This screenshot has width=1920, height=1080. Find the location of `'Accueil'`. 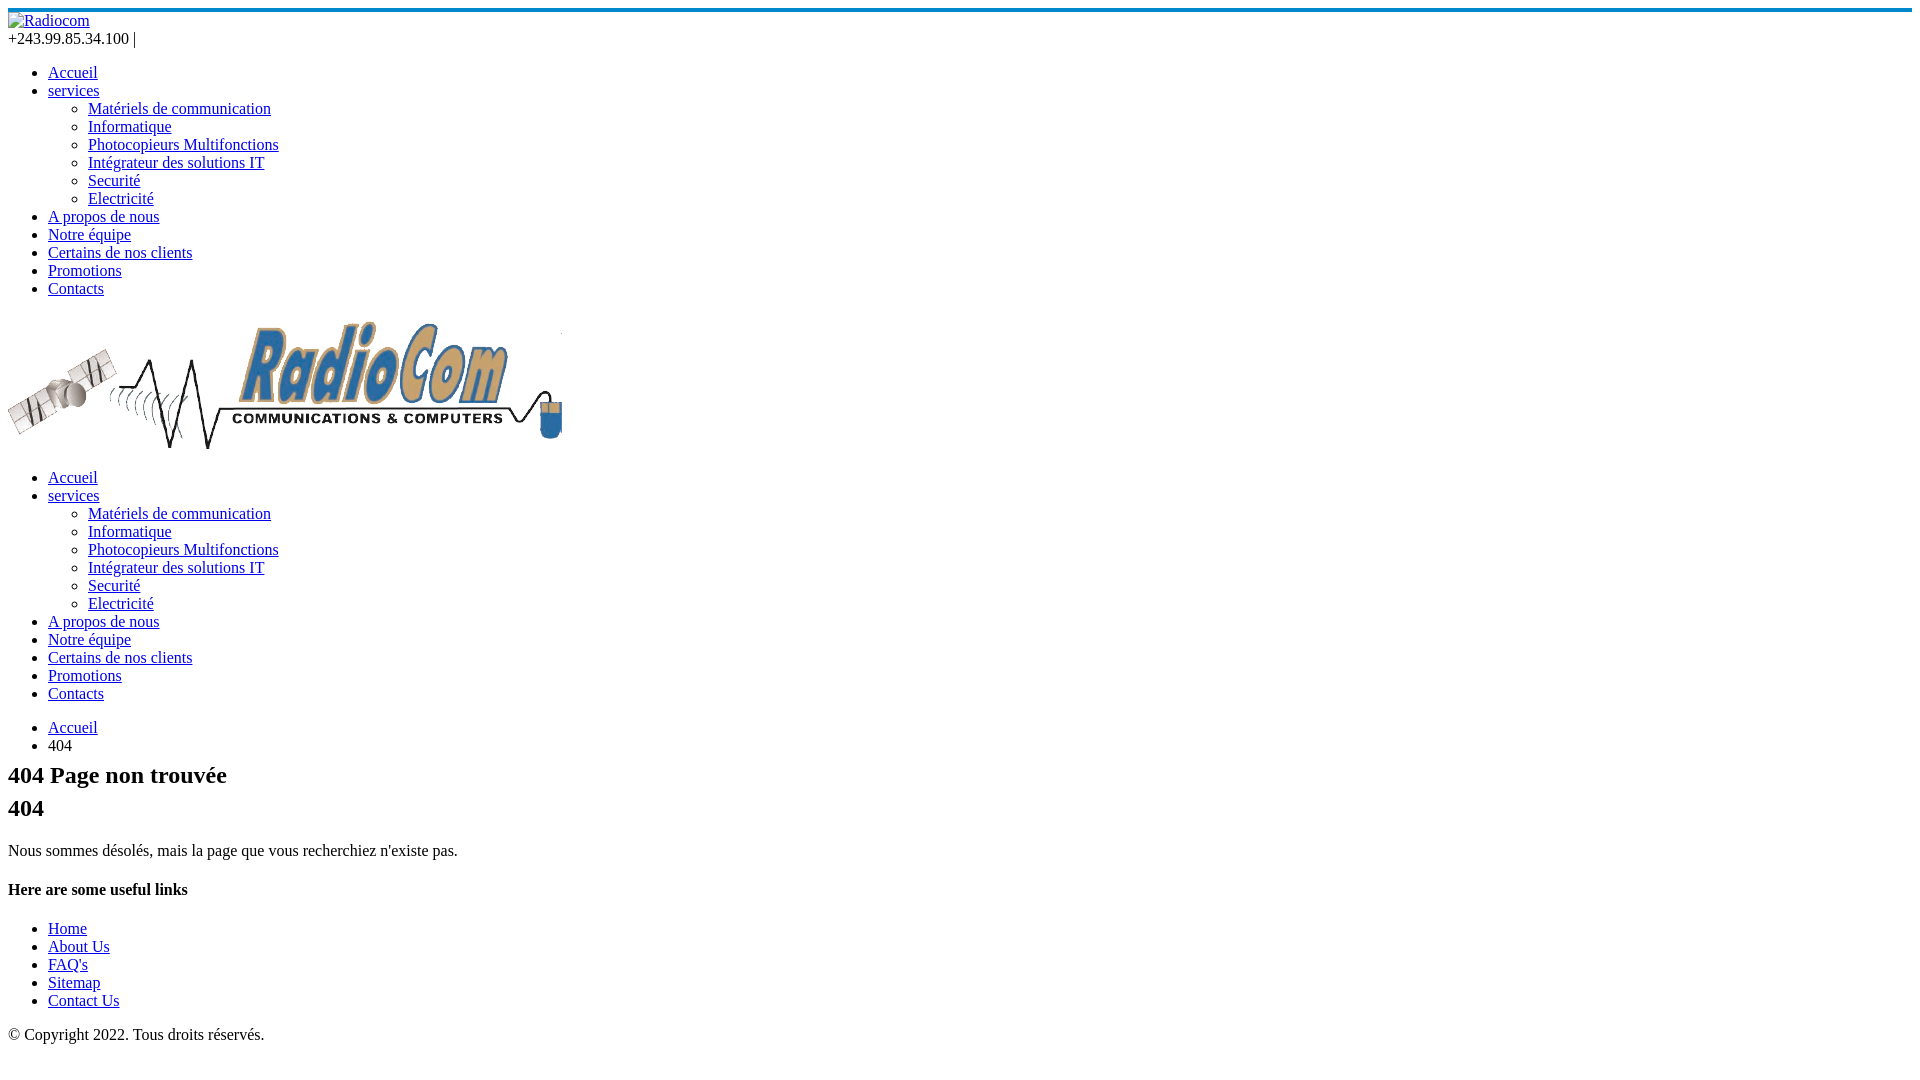

'Accueil' is located at coordinates (72, 477).